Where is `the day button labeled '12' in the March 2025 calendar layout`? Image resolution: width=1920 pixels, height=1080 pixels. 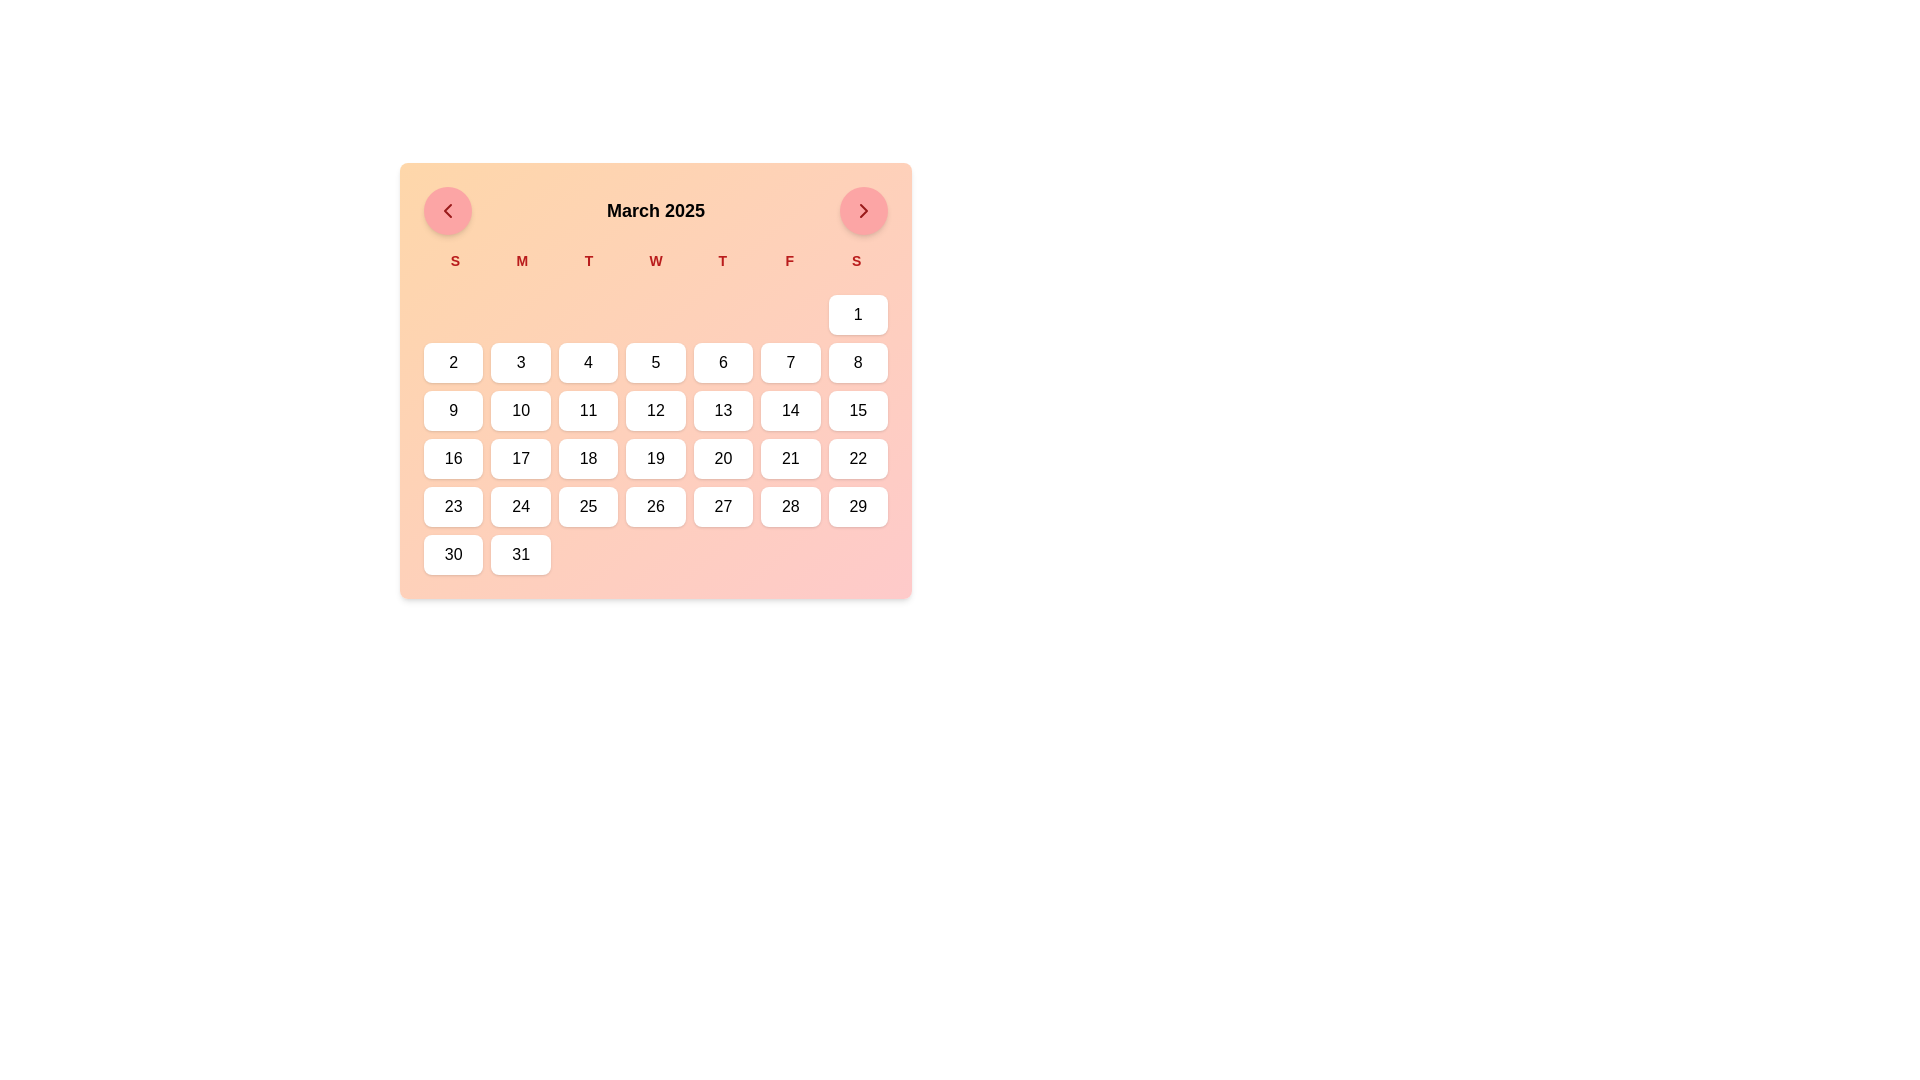 the day button labeled '12' in the March 2025 calendar layout is located at coordinates (656, 410).